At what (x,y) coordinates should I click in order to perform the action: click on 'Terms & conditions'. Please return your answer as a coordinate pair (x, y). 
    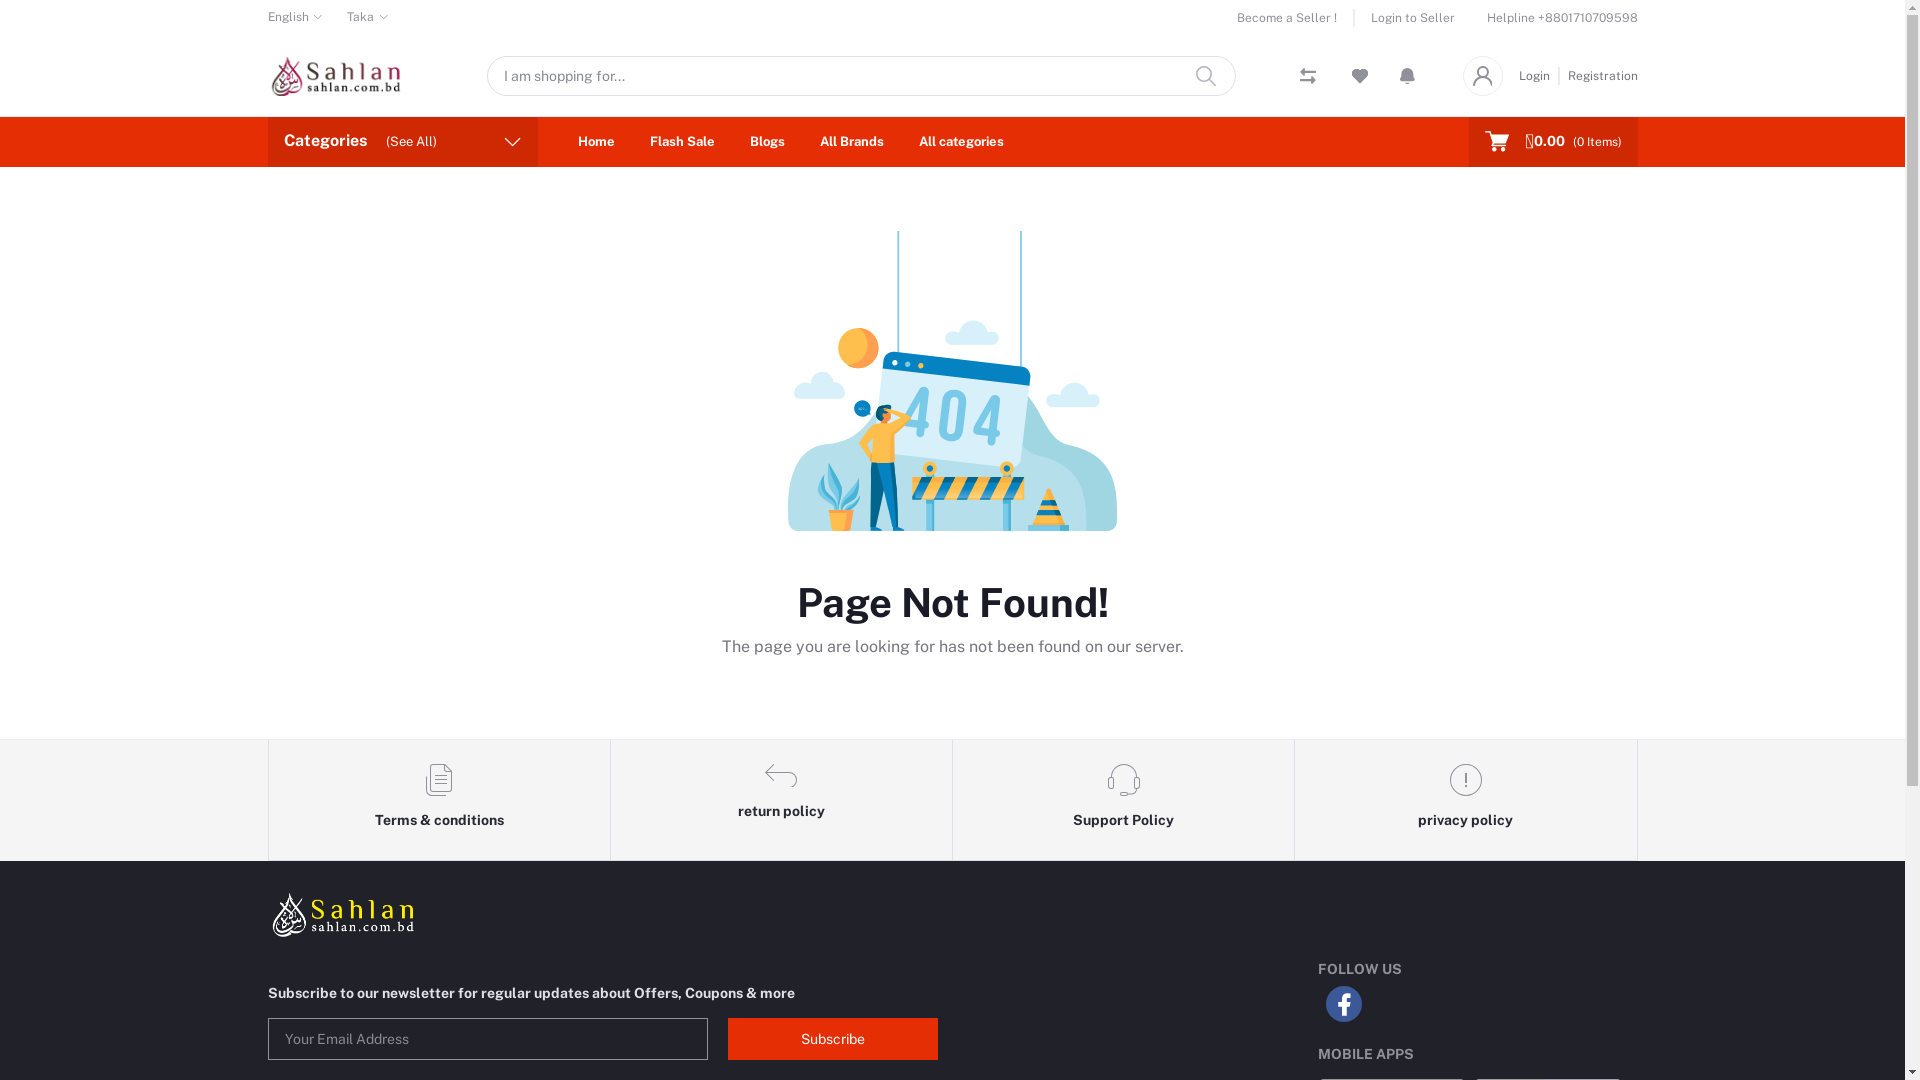
    Looking at the image, I should click on (437, 800).